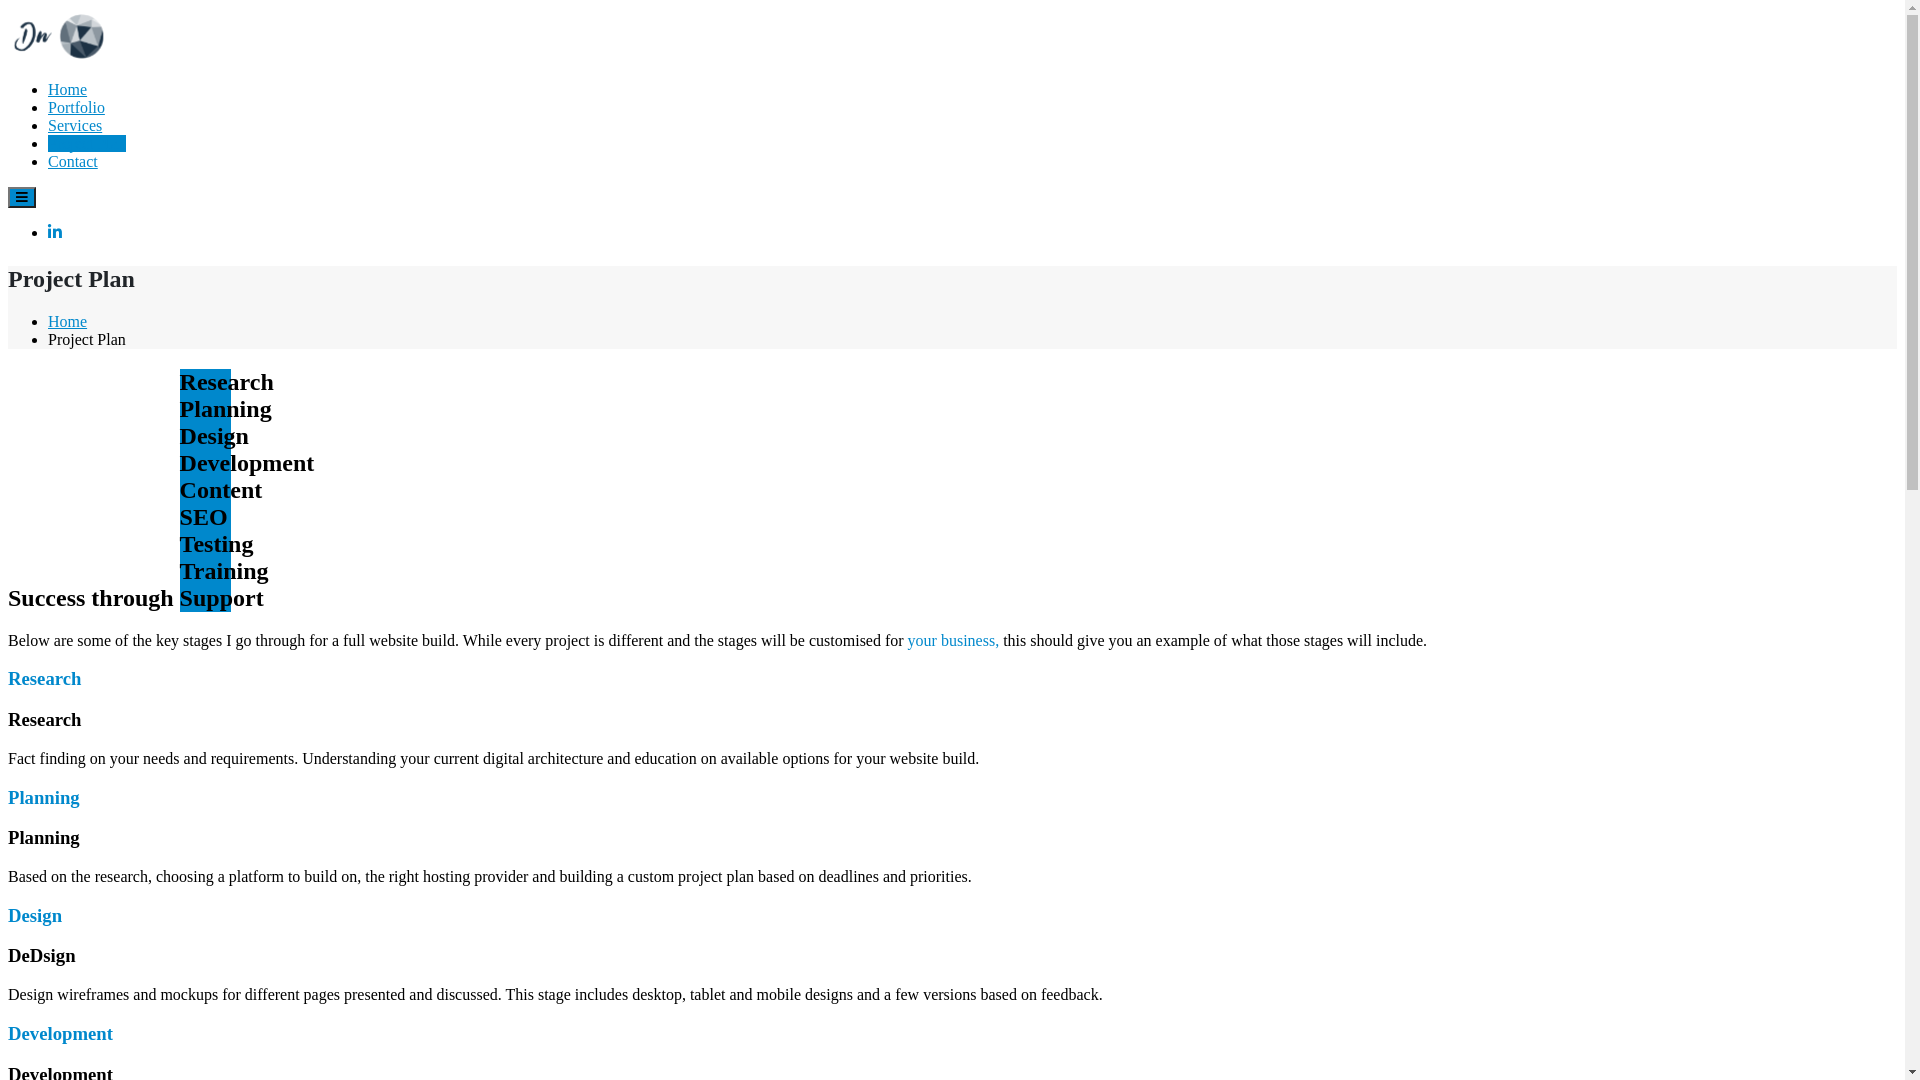 This screenshot has width=1920, height=1080. Describe the element at coordinates (75, 125) in the screenshot. I see `'Services'` at that location.